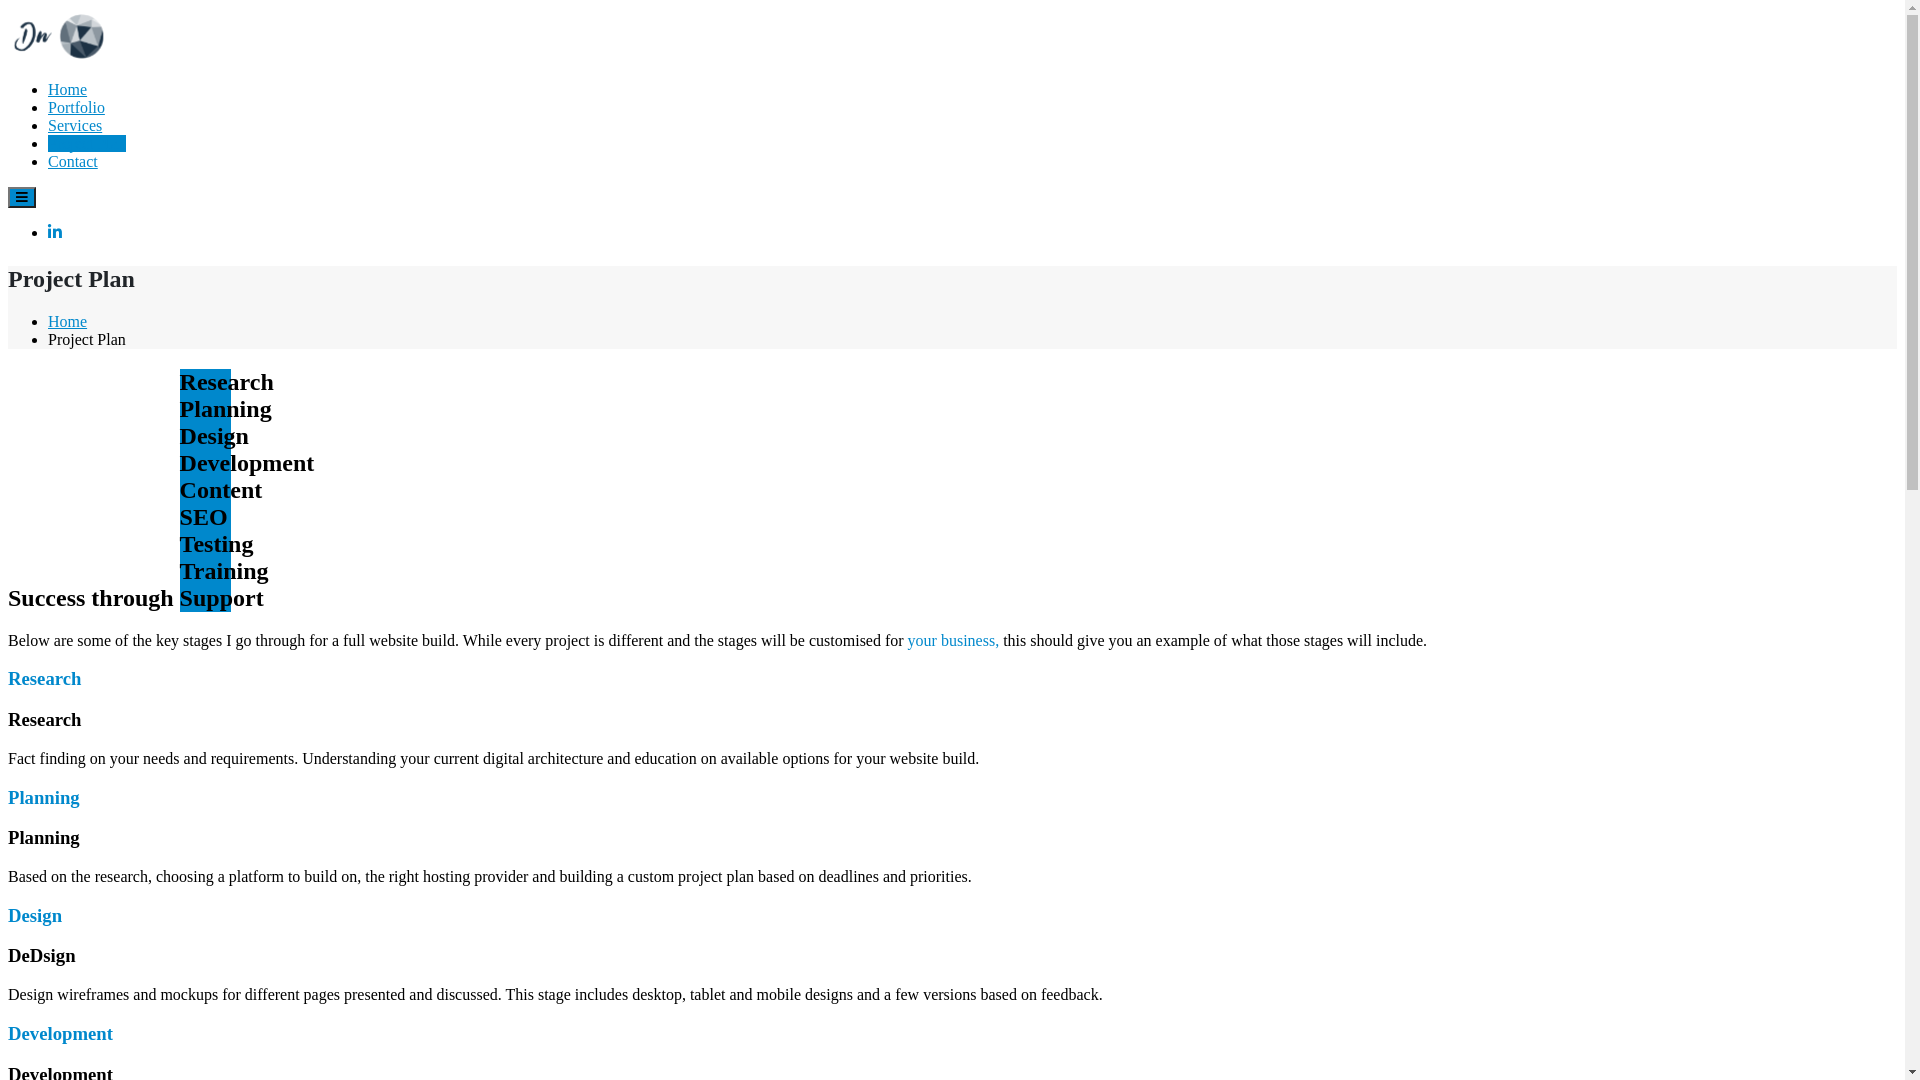 This screenshot has width=1920, height=1080. Describe the element at coordinates (75, 125) in the screenshot. I see `'Services'` at that location.